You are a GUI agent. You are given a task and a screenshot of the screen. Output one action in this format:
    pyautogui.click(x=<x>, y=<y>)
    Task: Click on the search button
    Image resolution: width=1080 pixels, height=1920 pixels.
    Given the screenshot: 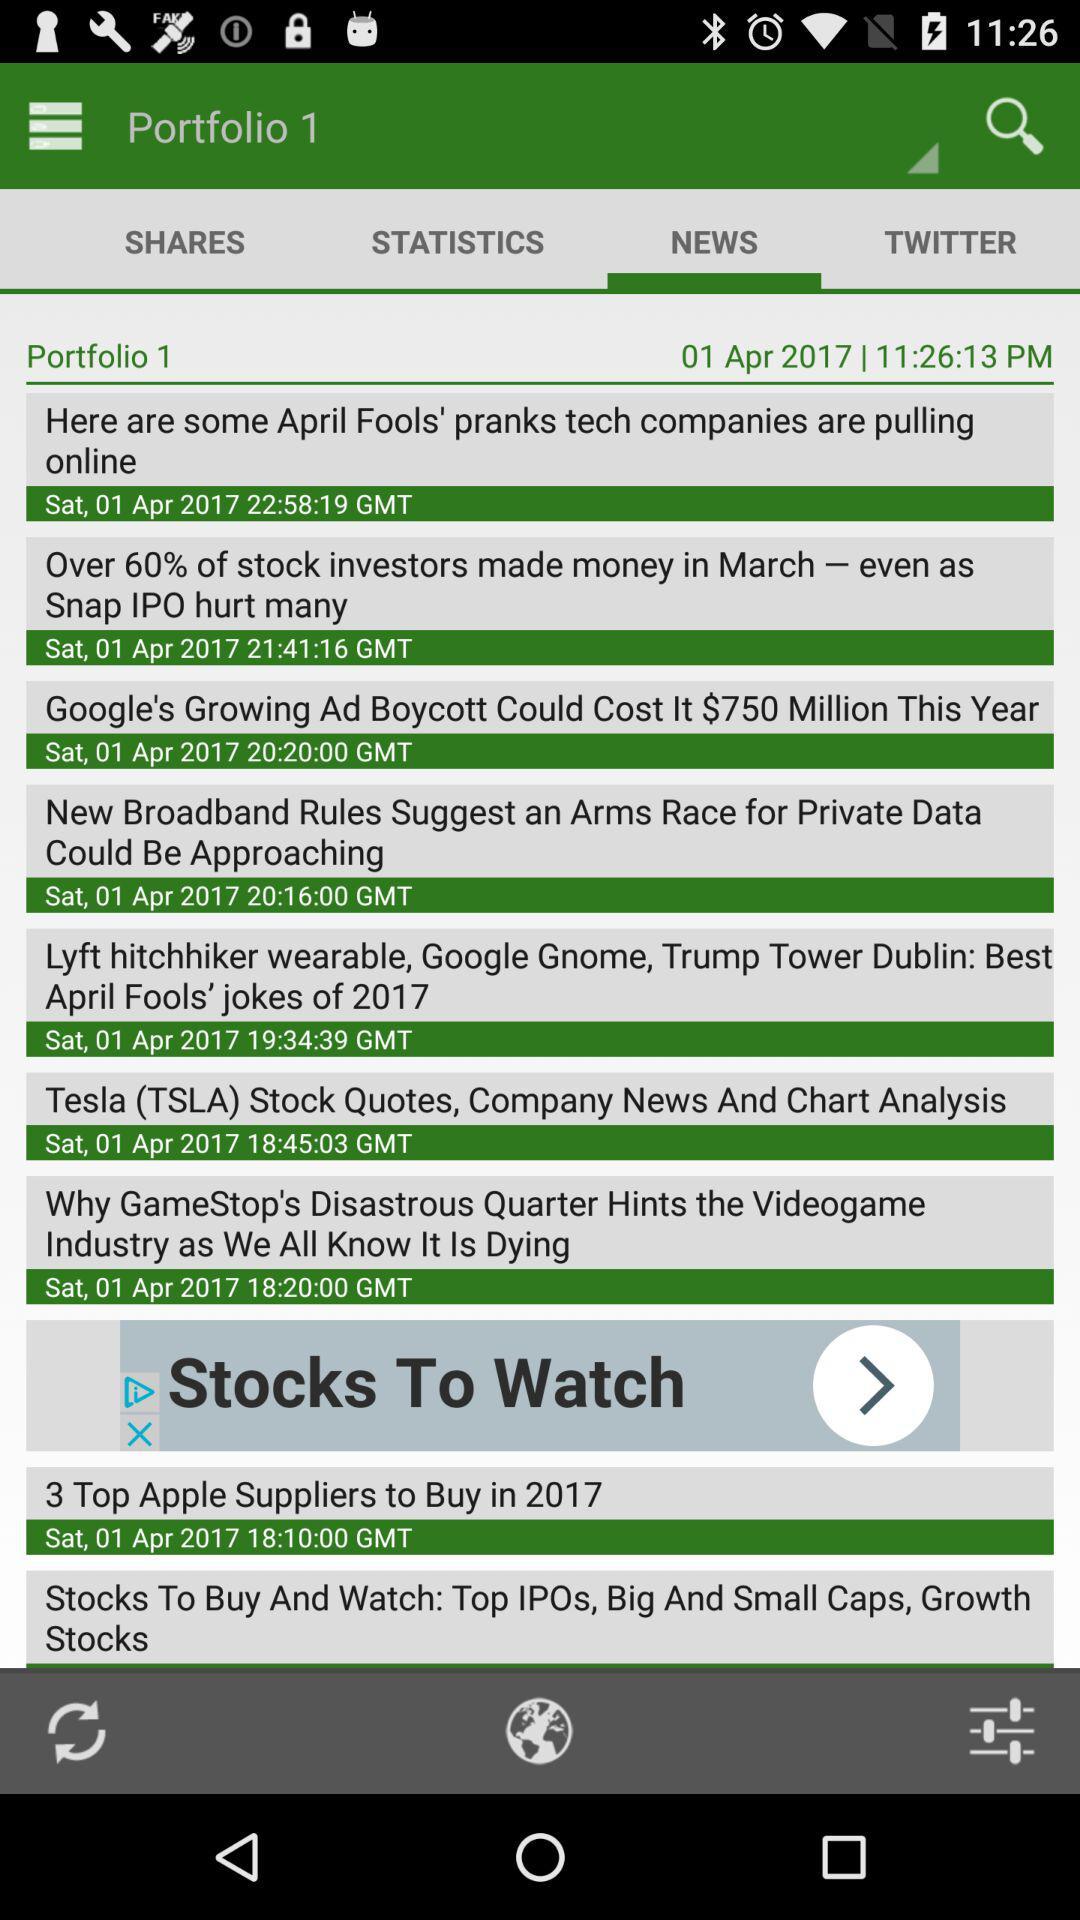 What is the action you would take?
    pyautogui.click(x=1014, y=124)
    